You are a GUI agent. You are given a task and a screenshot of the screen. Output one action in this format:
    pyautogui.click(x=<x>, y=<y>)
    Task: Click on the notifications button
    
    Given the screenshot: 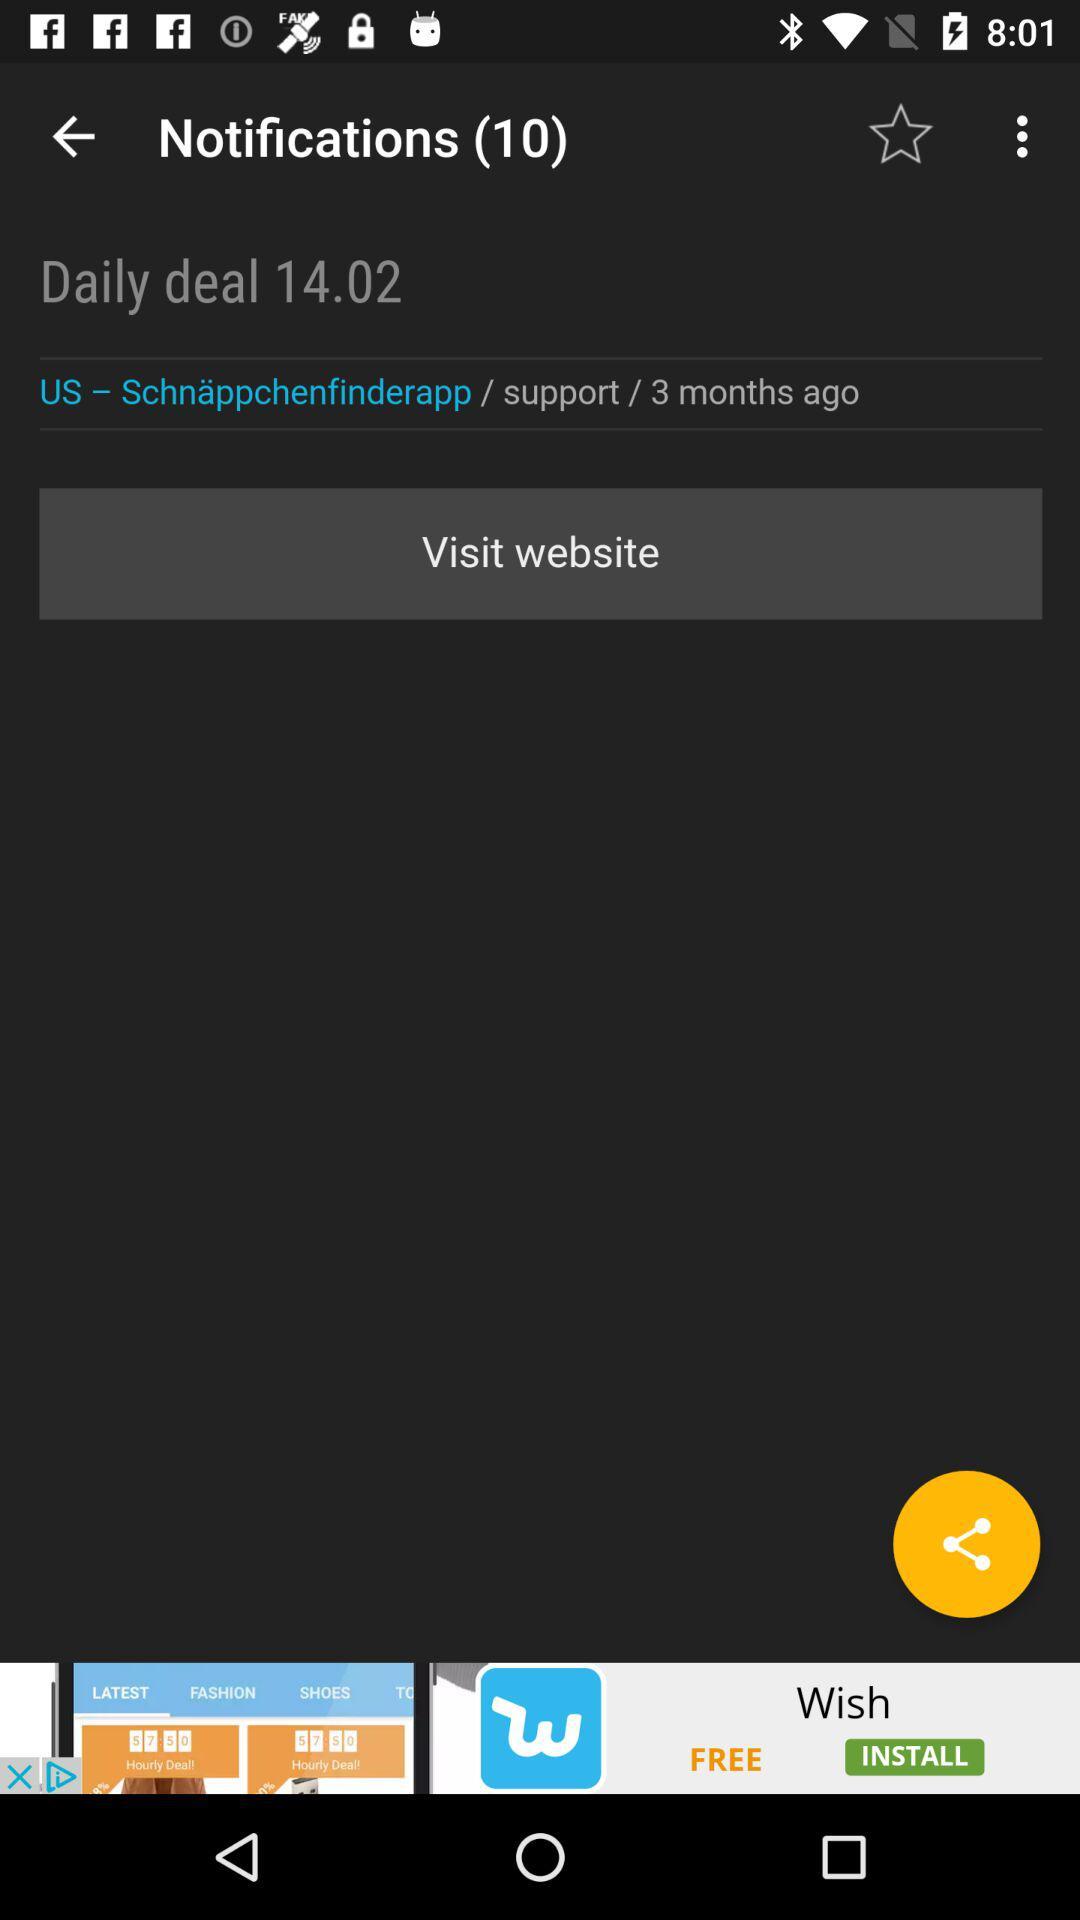 What is the action you would take?
    pyautogui.click(x=540, y=862)
    